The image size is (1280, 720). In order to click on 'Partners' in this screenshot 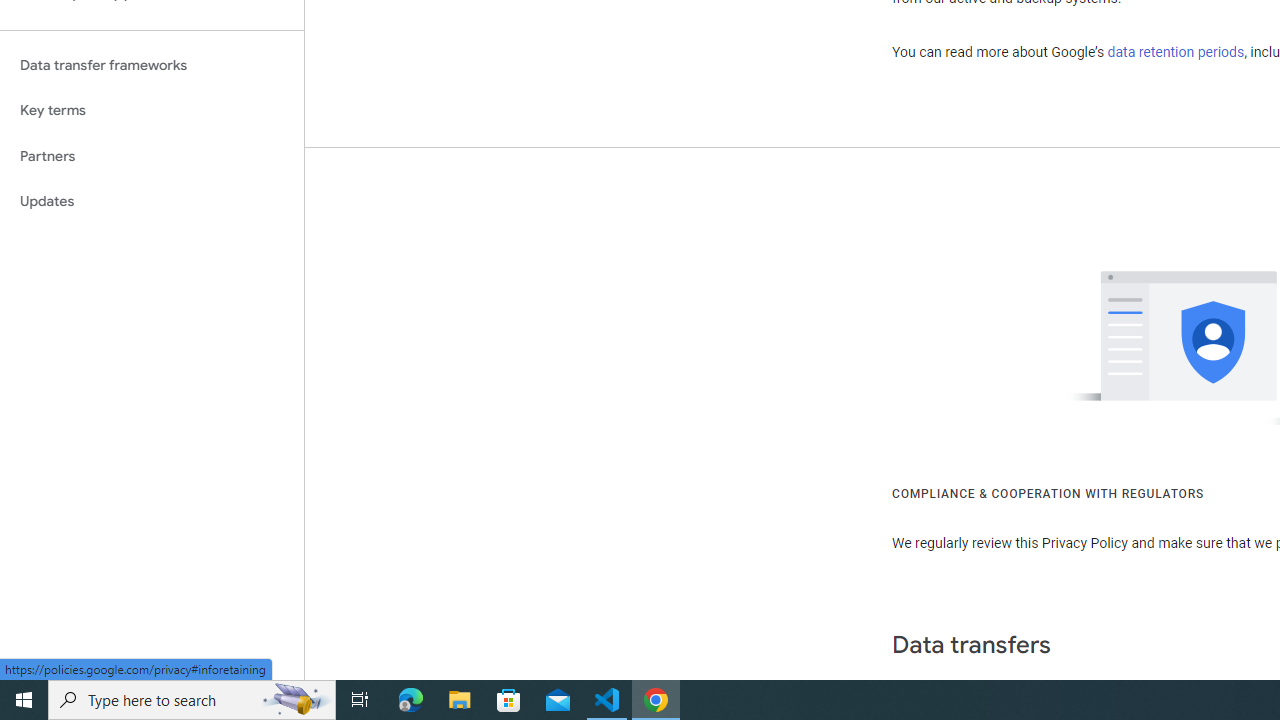, I will do `click(151, 155)`.